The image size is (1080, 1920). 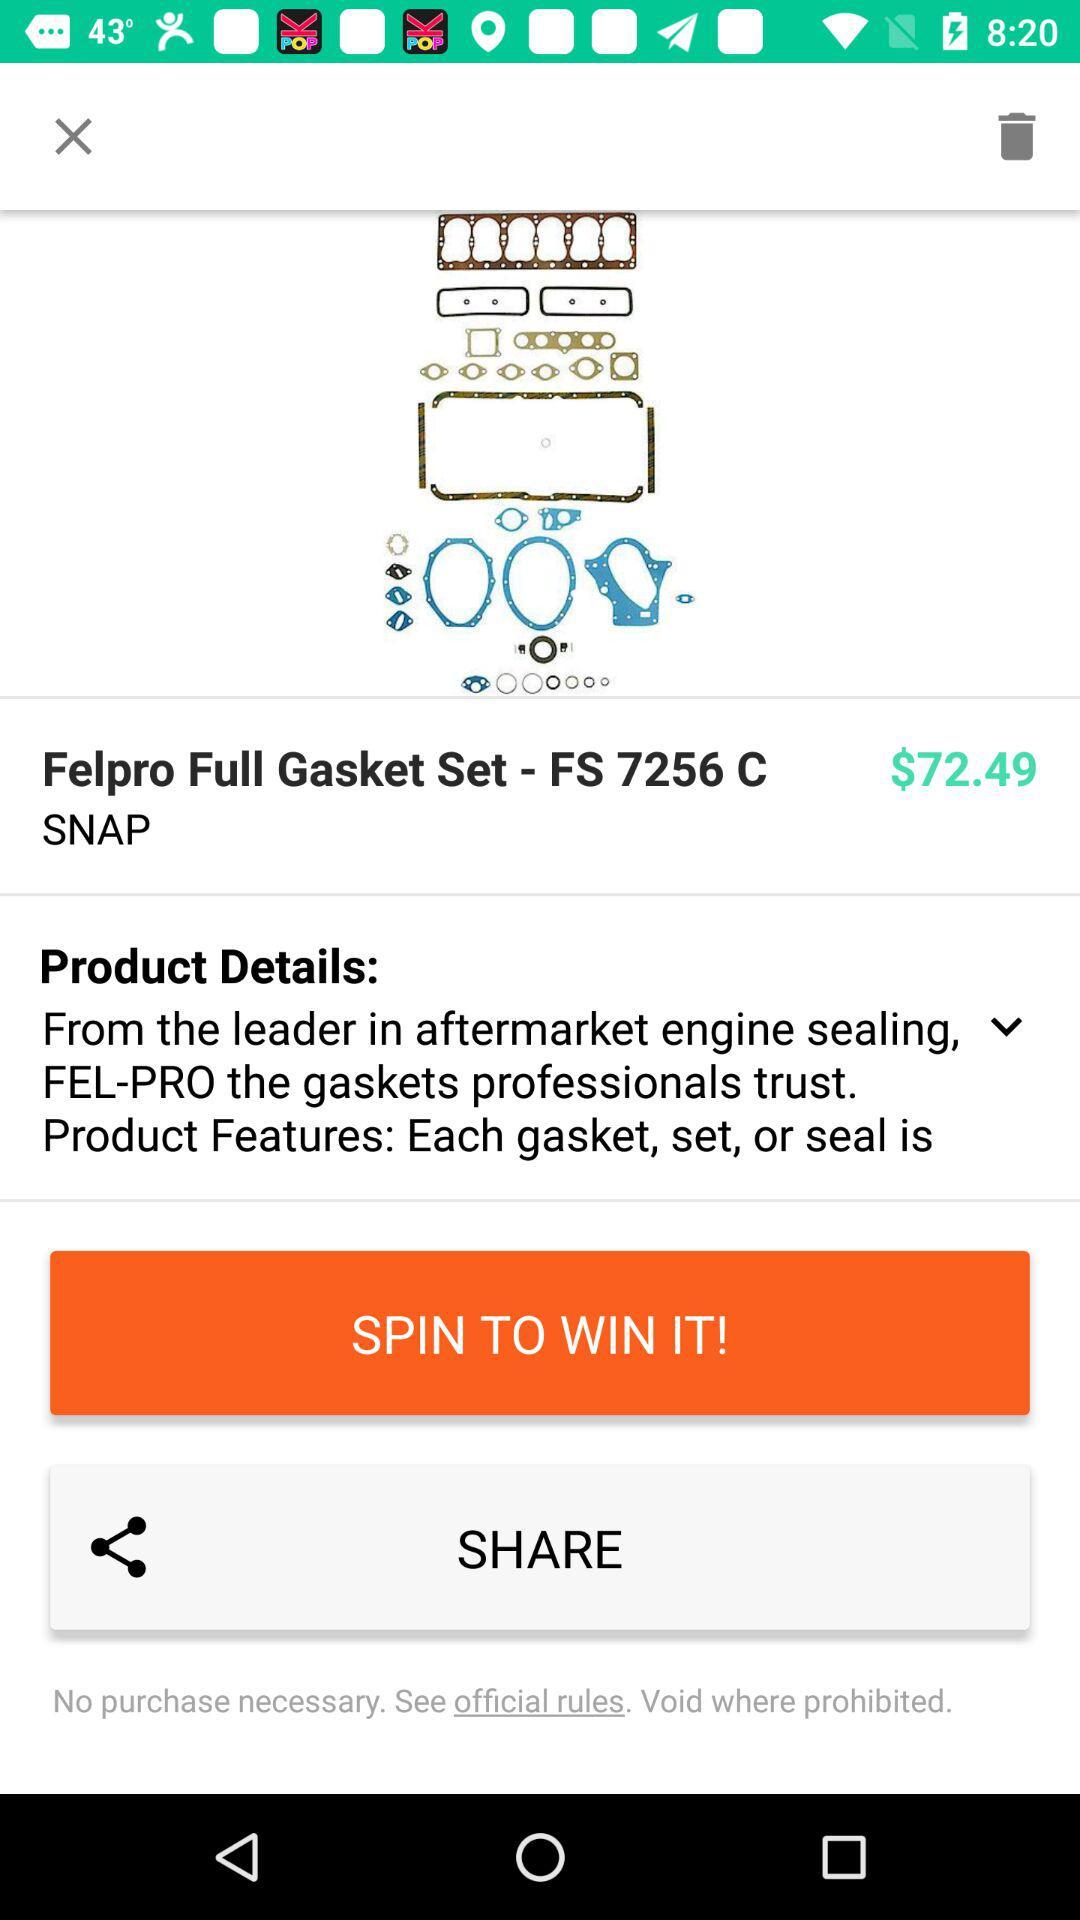 I want to click on the icon at the top left corner, so click(x=72, y=135).